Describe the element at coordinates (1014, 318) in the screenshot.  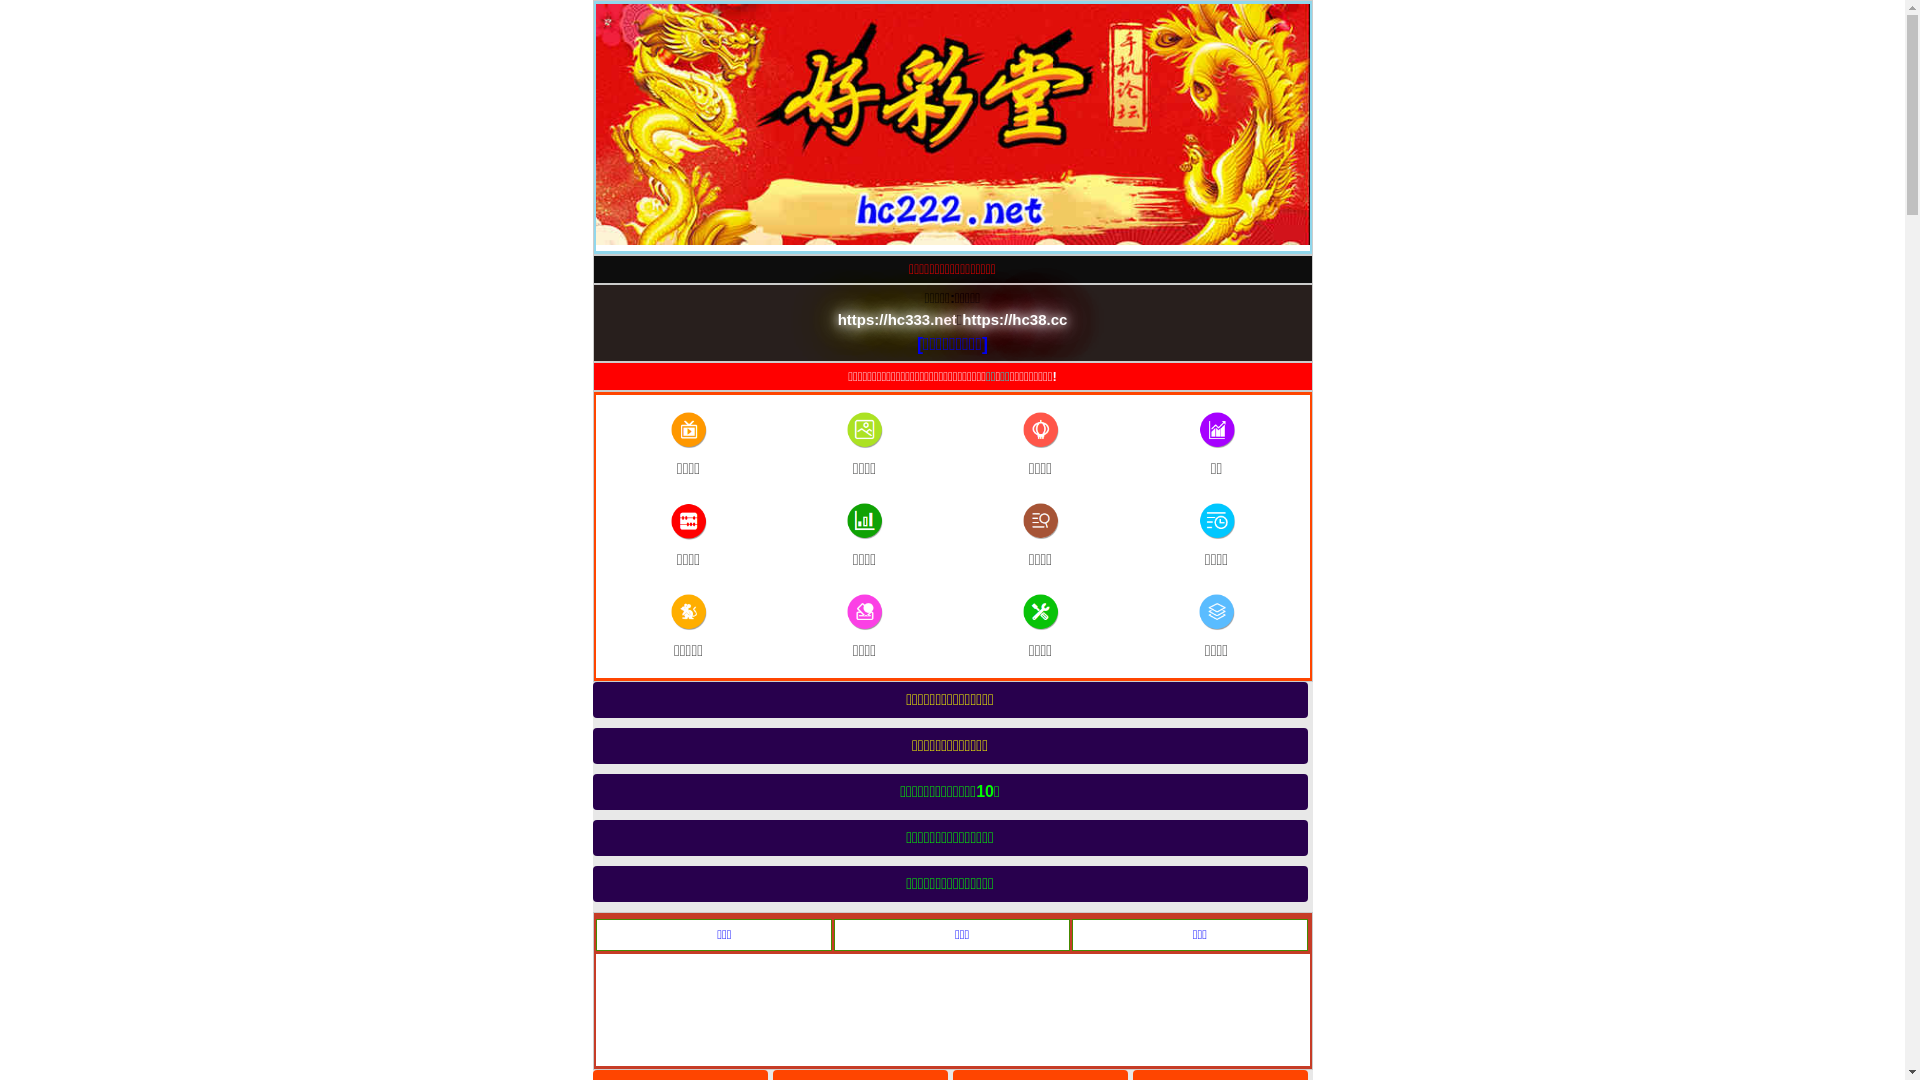
I see `'https://hc38.cc'` at that location.